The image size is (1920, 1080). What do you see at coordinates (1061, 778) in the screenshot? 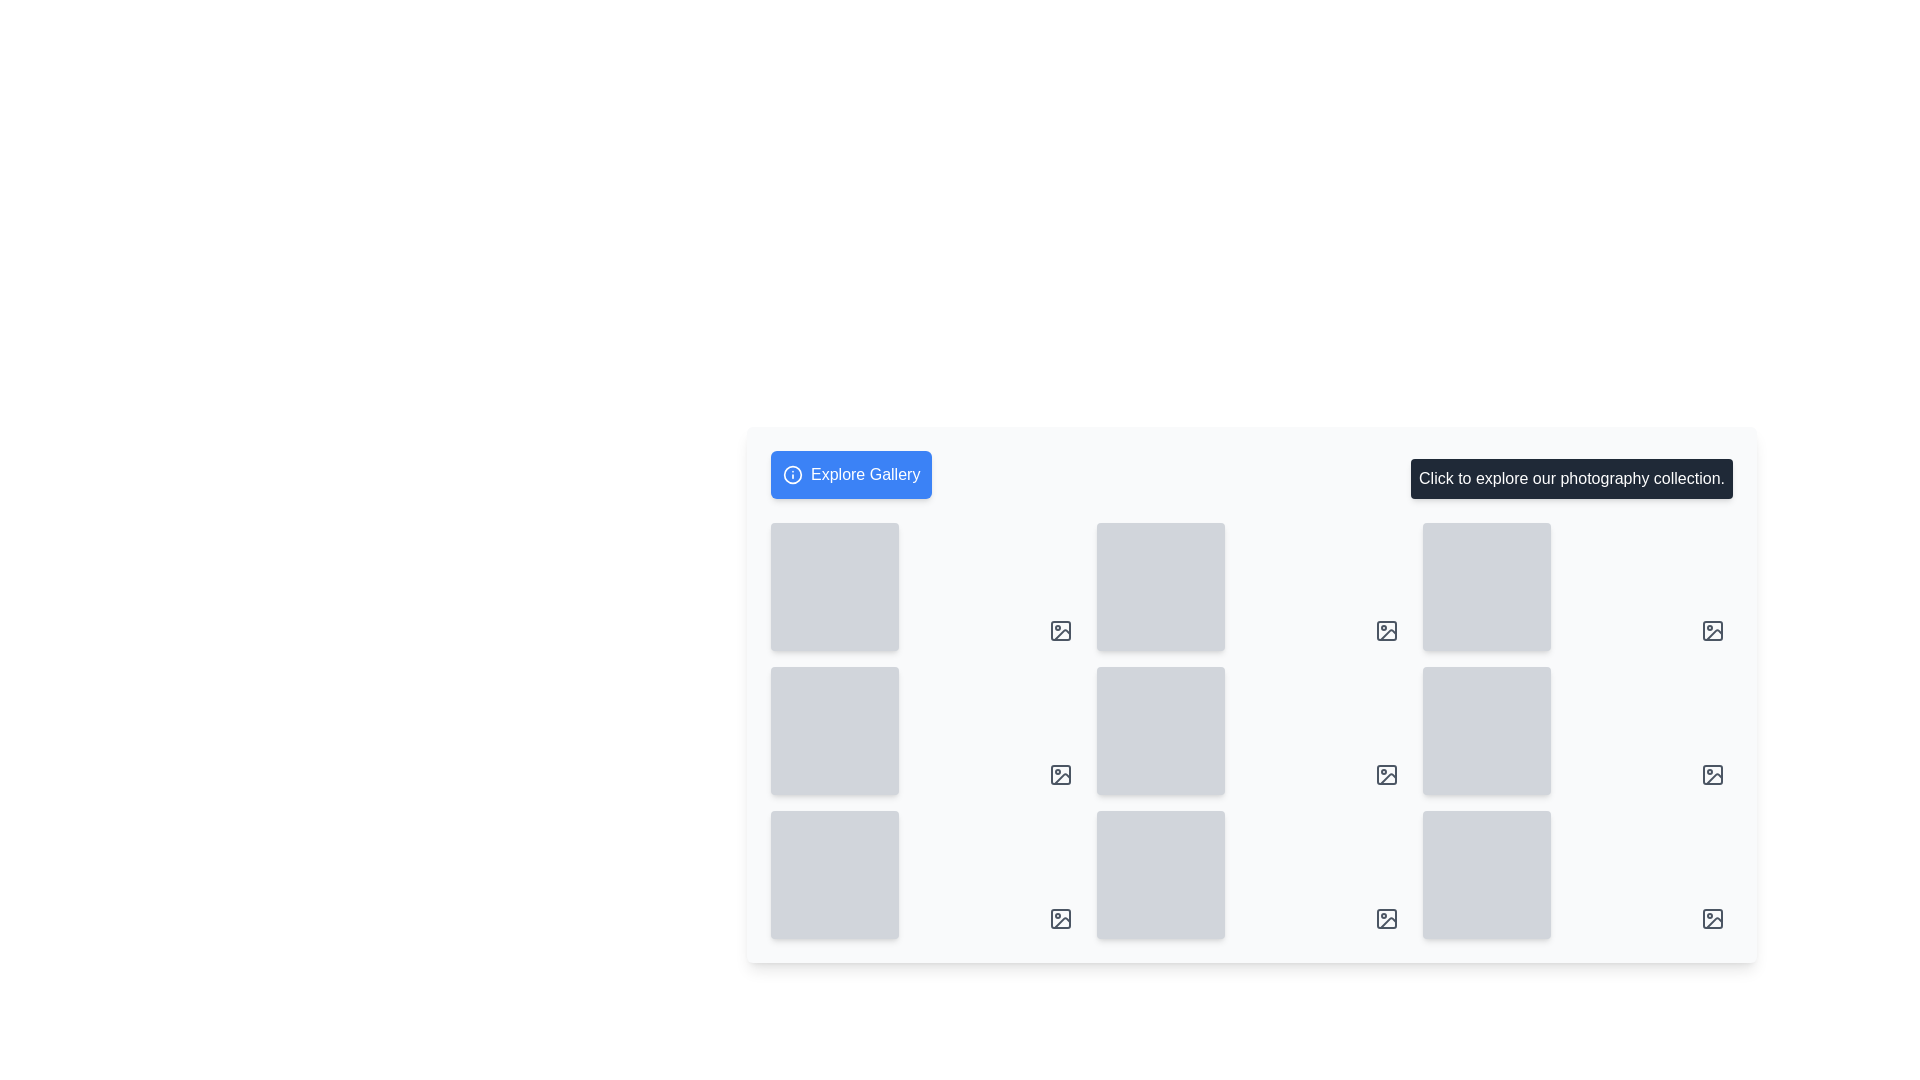
I see `the small monochromatic icon that resembles a photo placeholder, located centrally within its bounding box in the bottom-right of the gallery layout` at bounding box center [1061, 778].